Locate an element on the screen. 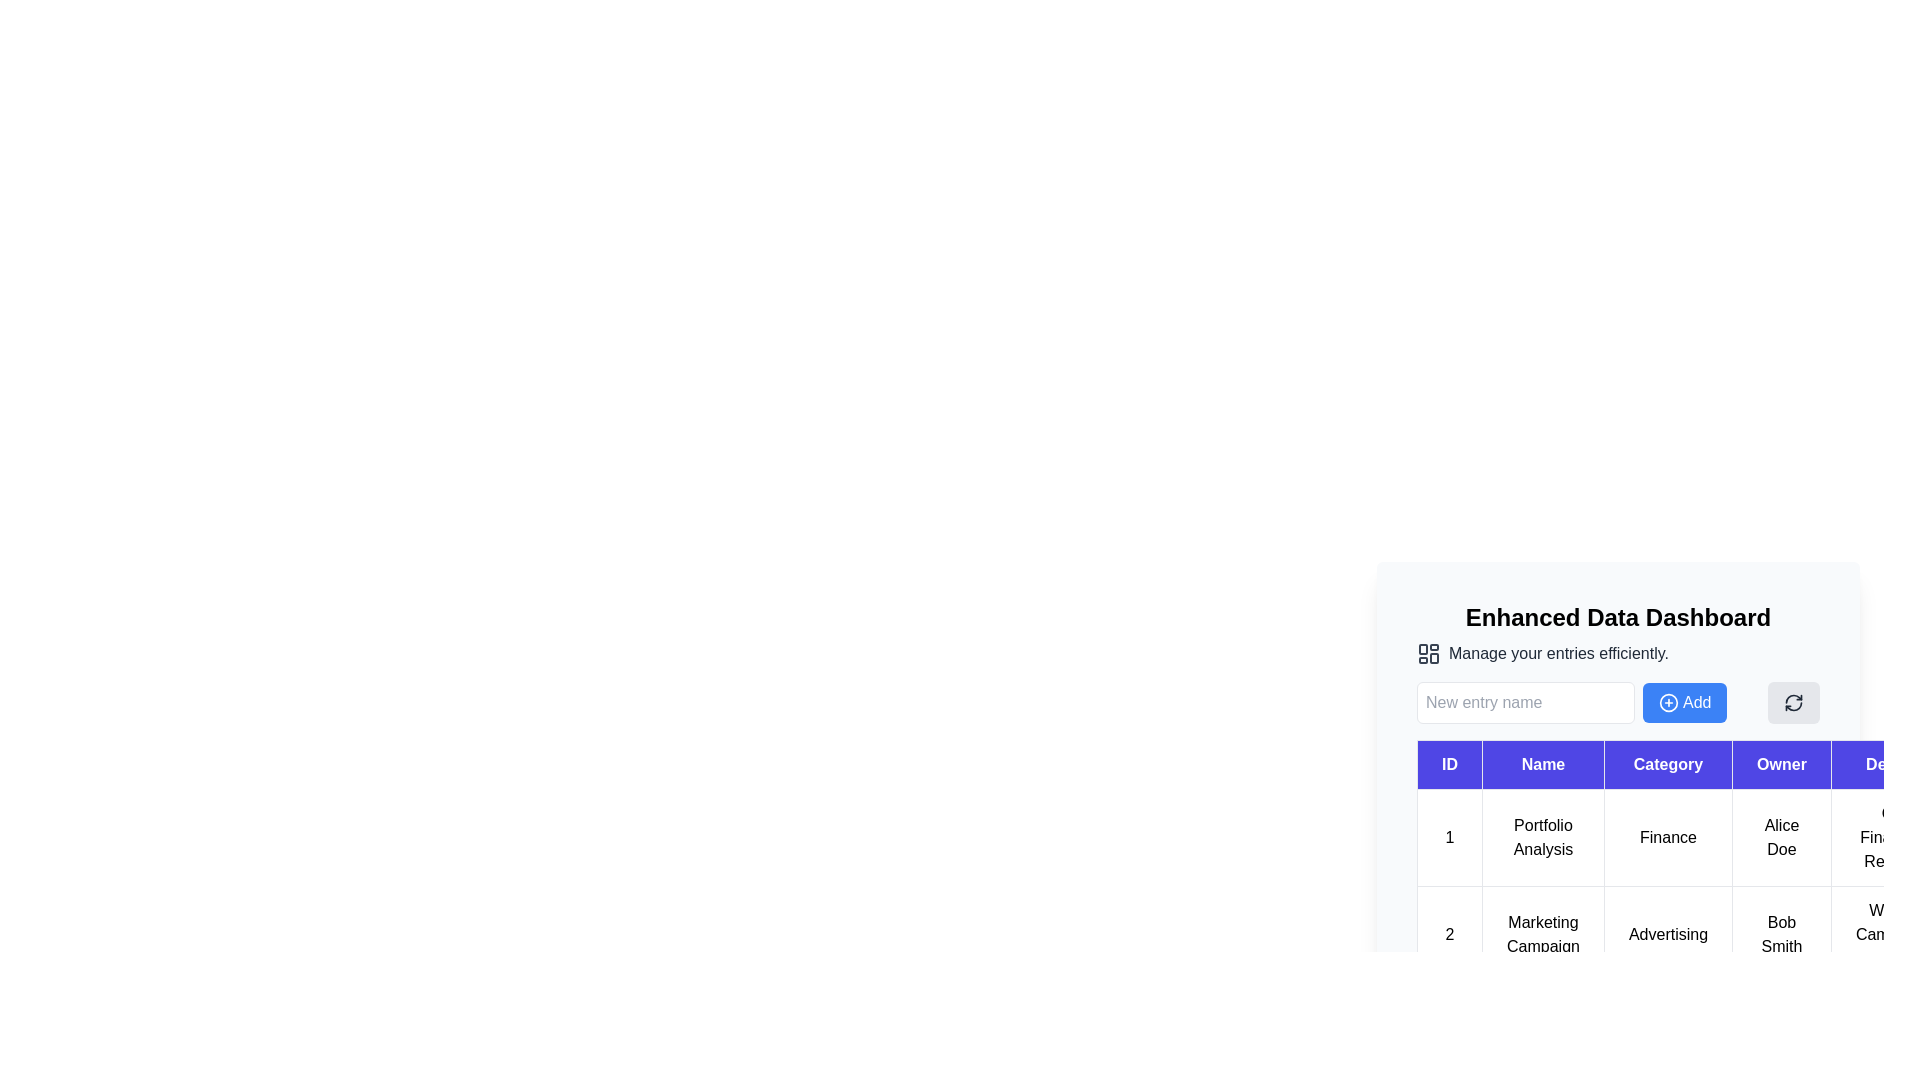  the 'Finance' text label located in the third column of the first row of the data table under the header 'Category' is located at coordinates (1668, 837).